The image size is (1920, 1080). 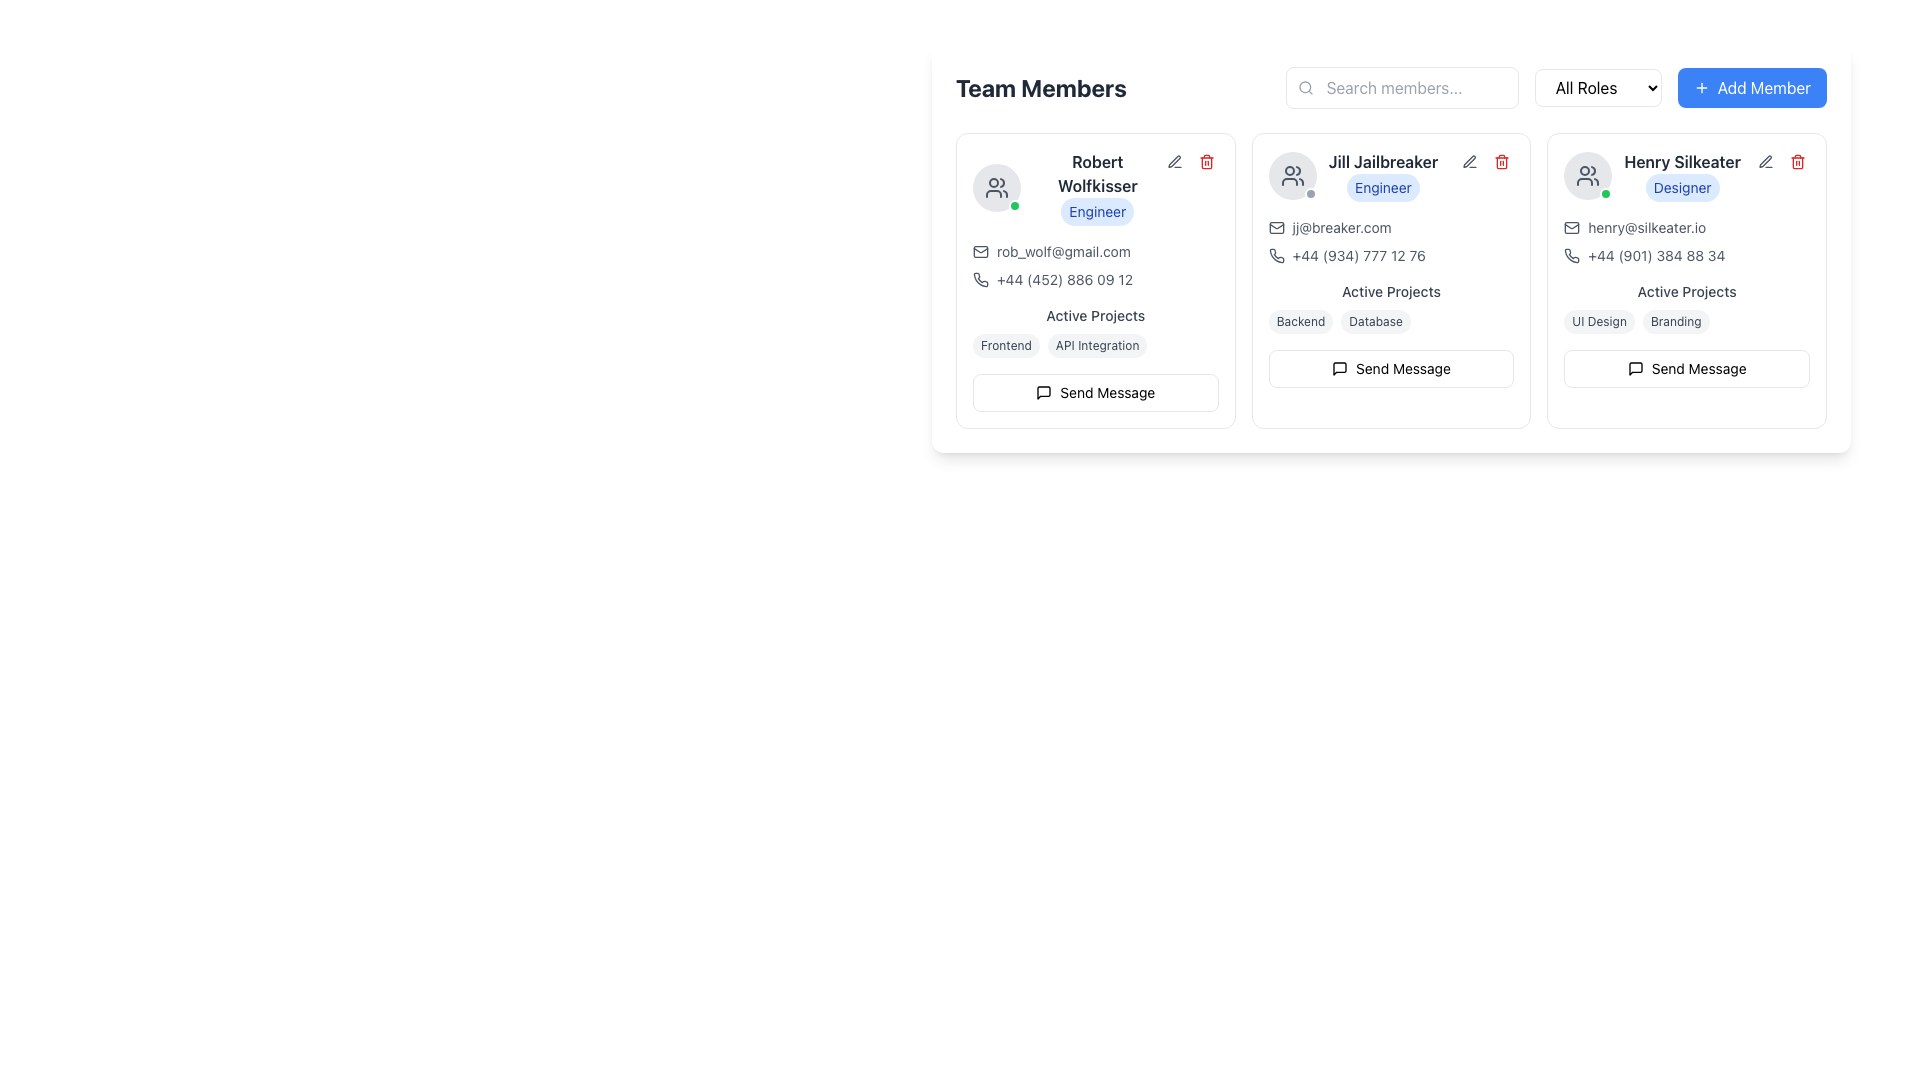 I want to click on the send message button located at the bottom of Robert Wolfkisser's card, below the 'Active Projects' section, so click(x=1094, y=393).